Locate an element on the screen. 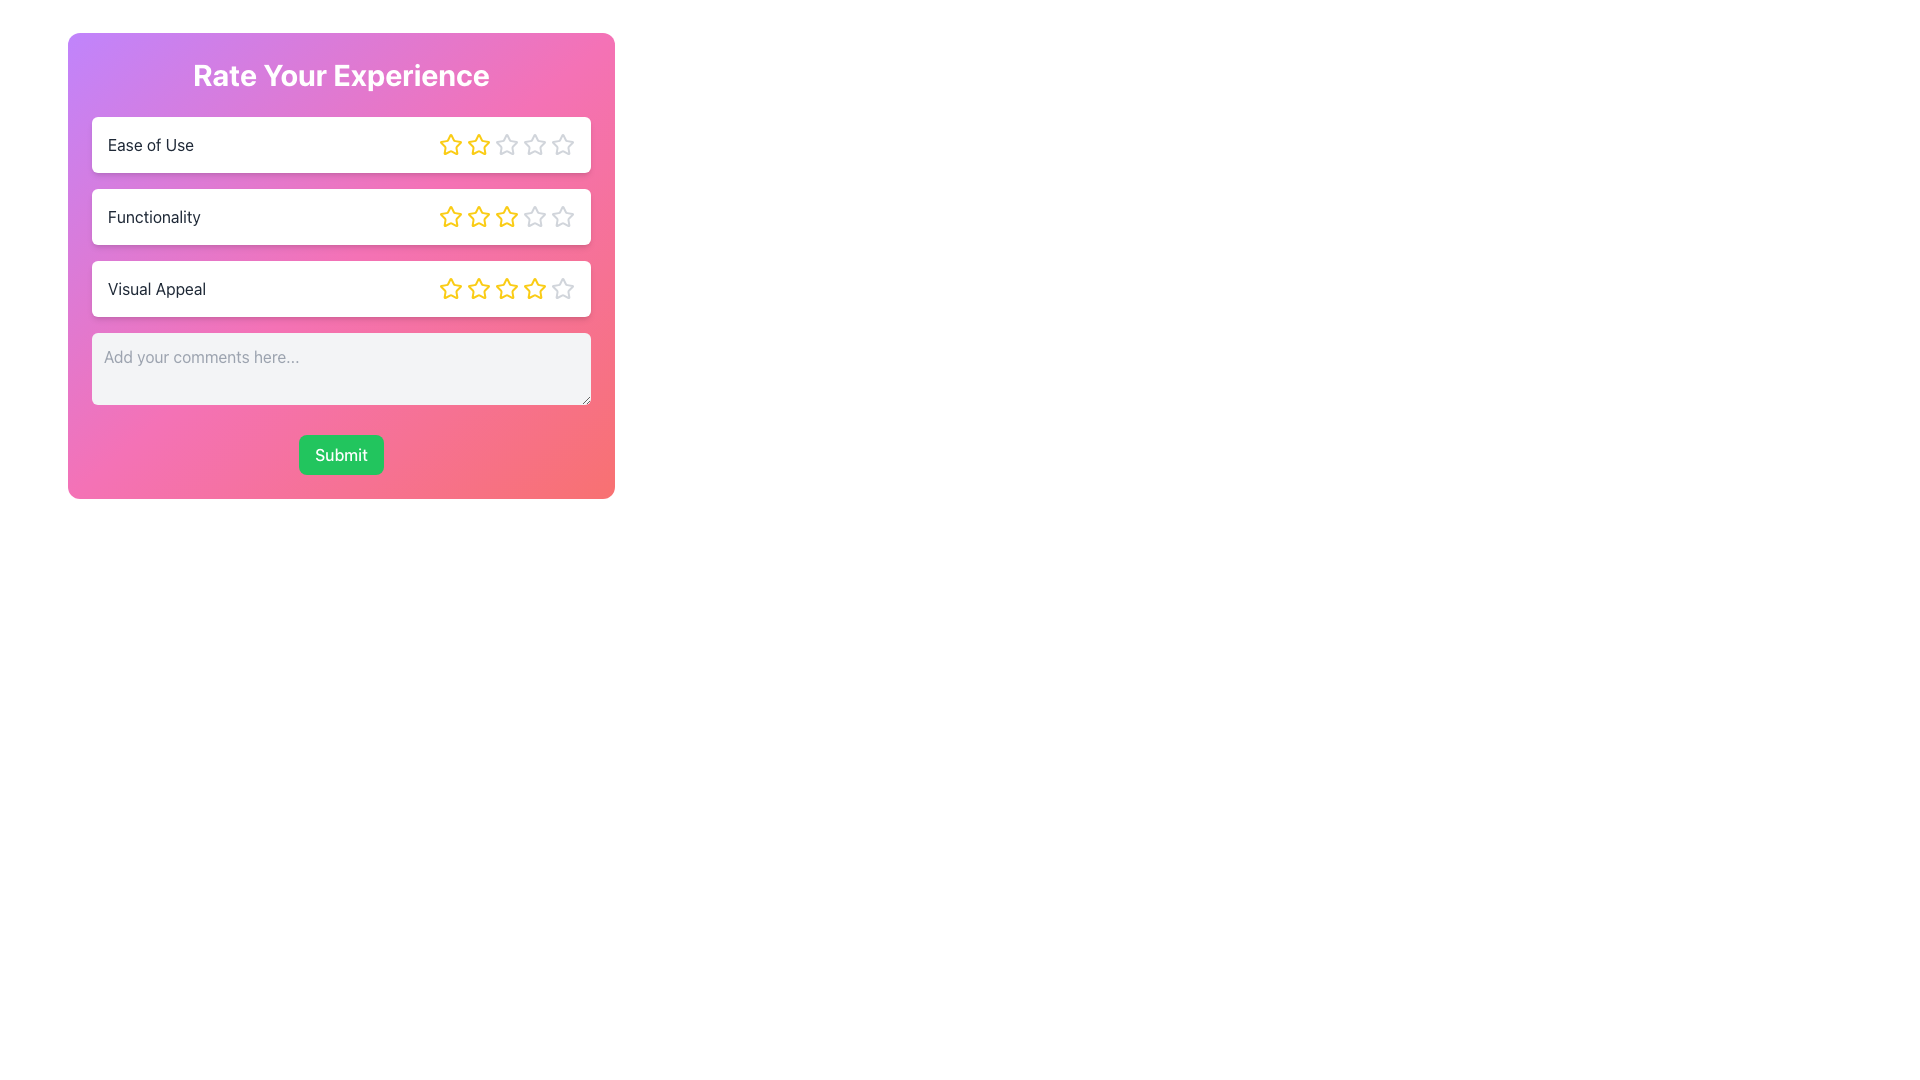 This screenshot has height=1080, width=1920. the fifth star-shaped Rating Star Icon in the Functionality rating widget to give the maximum rating is located at coordinates (560, 216).